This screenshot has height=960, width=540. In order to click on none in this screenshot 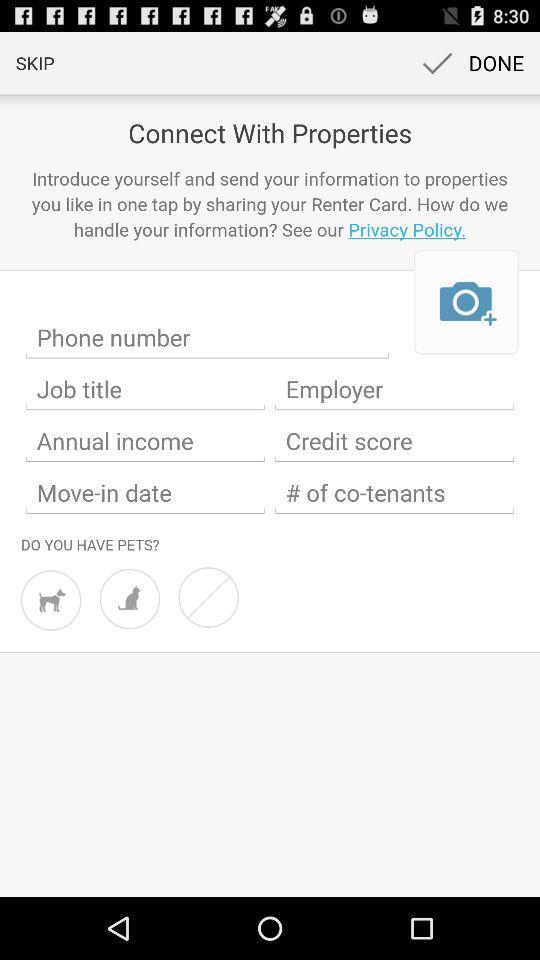, I will do `click(207, 597)`.